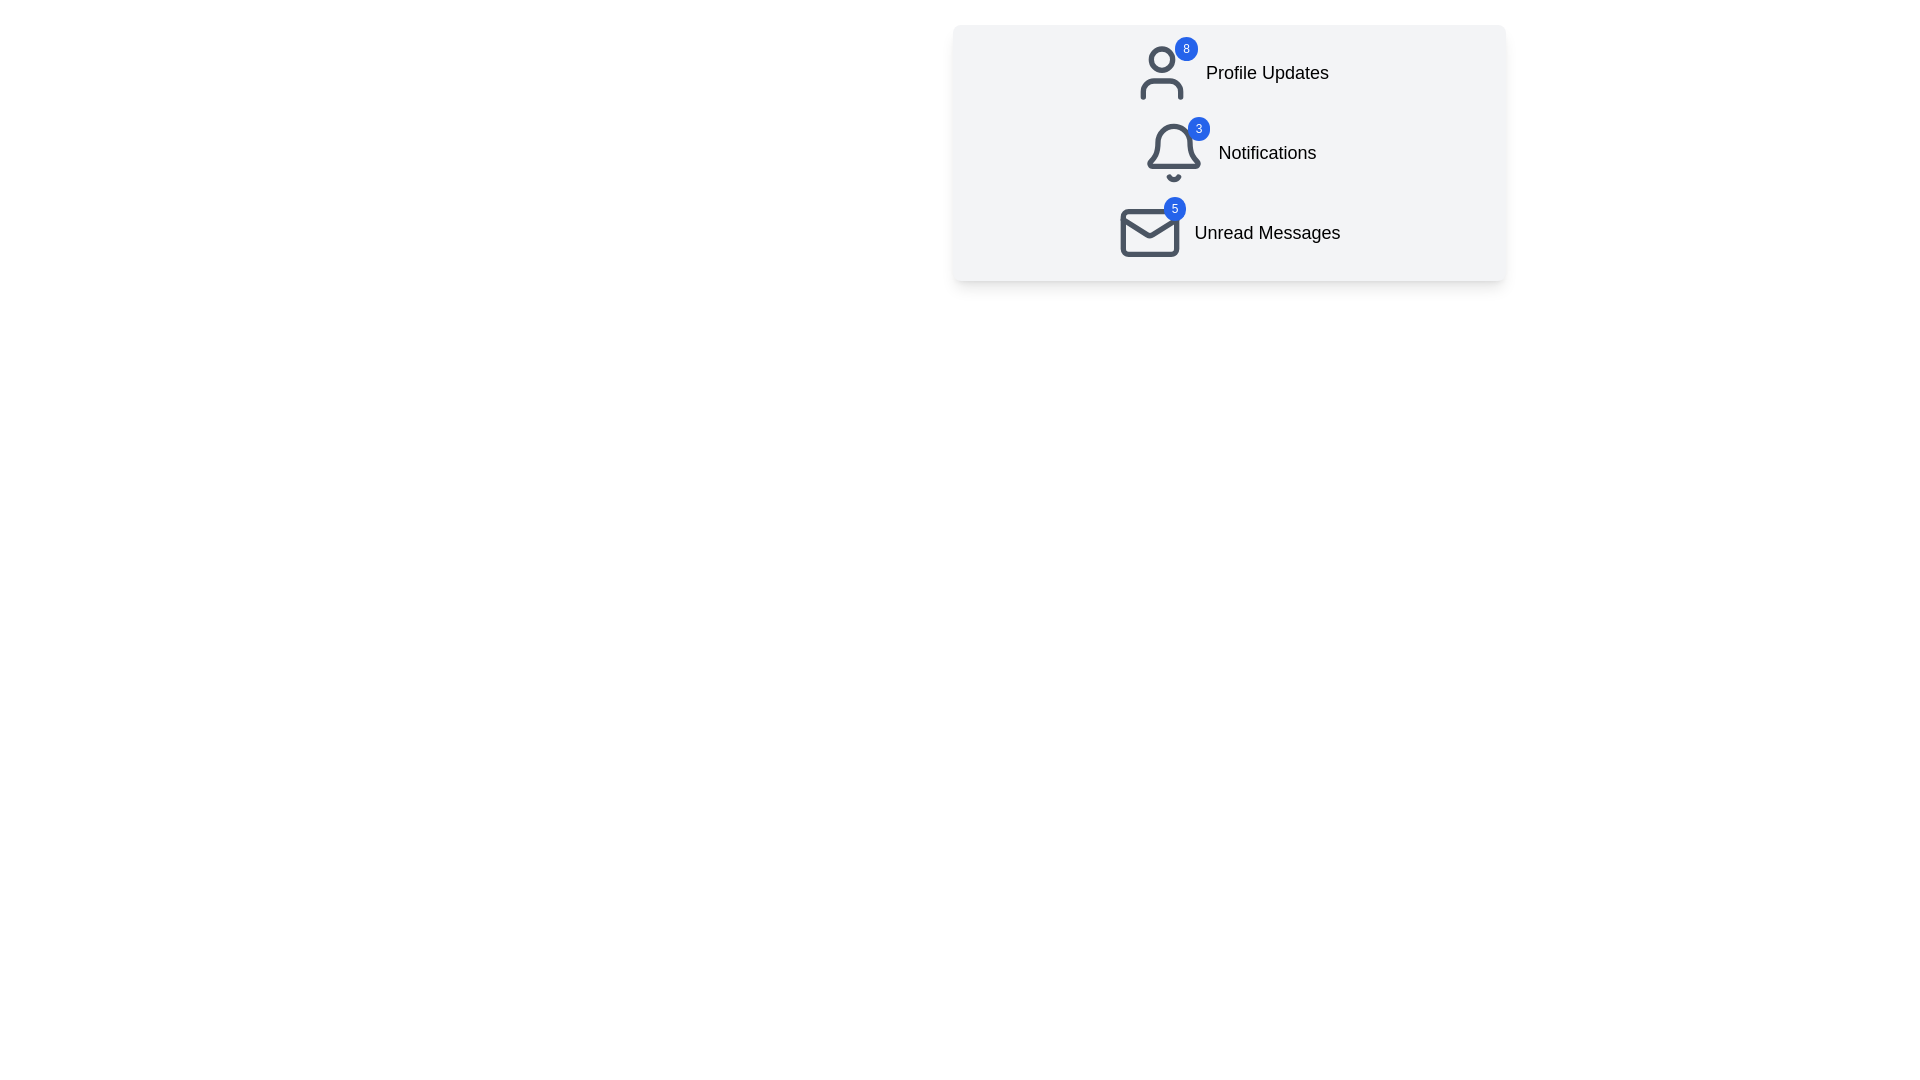 This screenshot has height=1080, width=1920. I want to click on the Notification Indicator, which displays the count of notifications and is located between the 'Profile Updates' icon and the 'Unread Messages' icon in a vertical list, so click(1228, 152).